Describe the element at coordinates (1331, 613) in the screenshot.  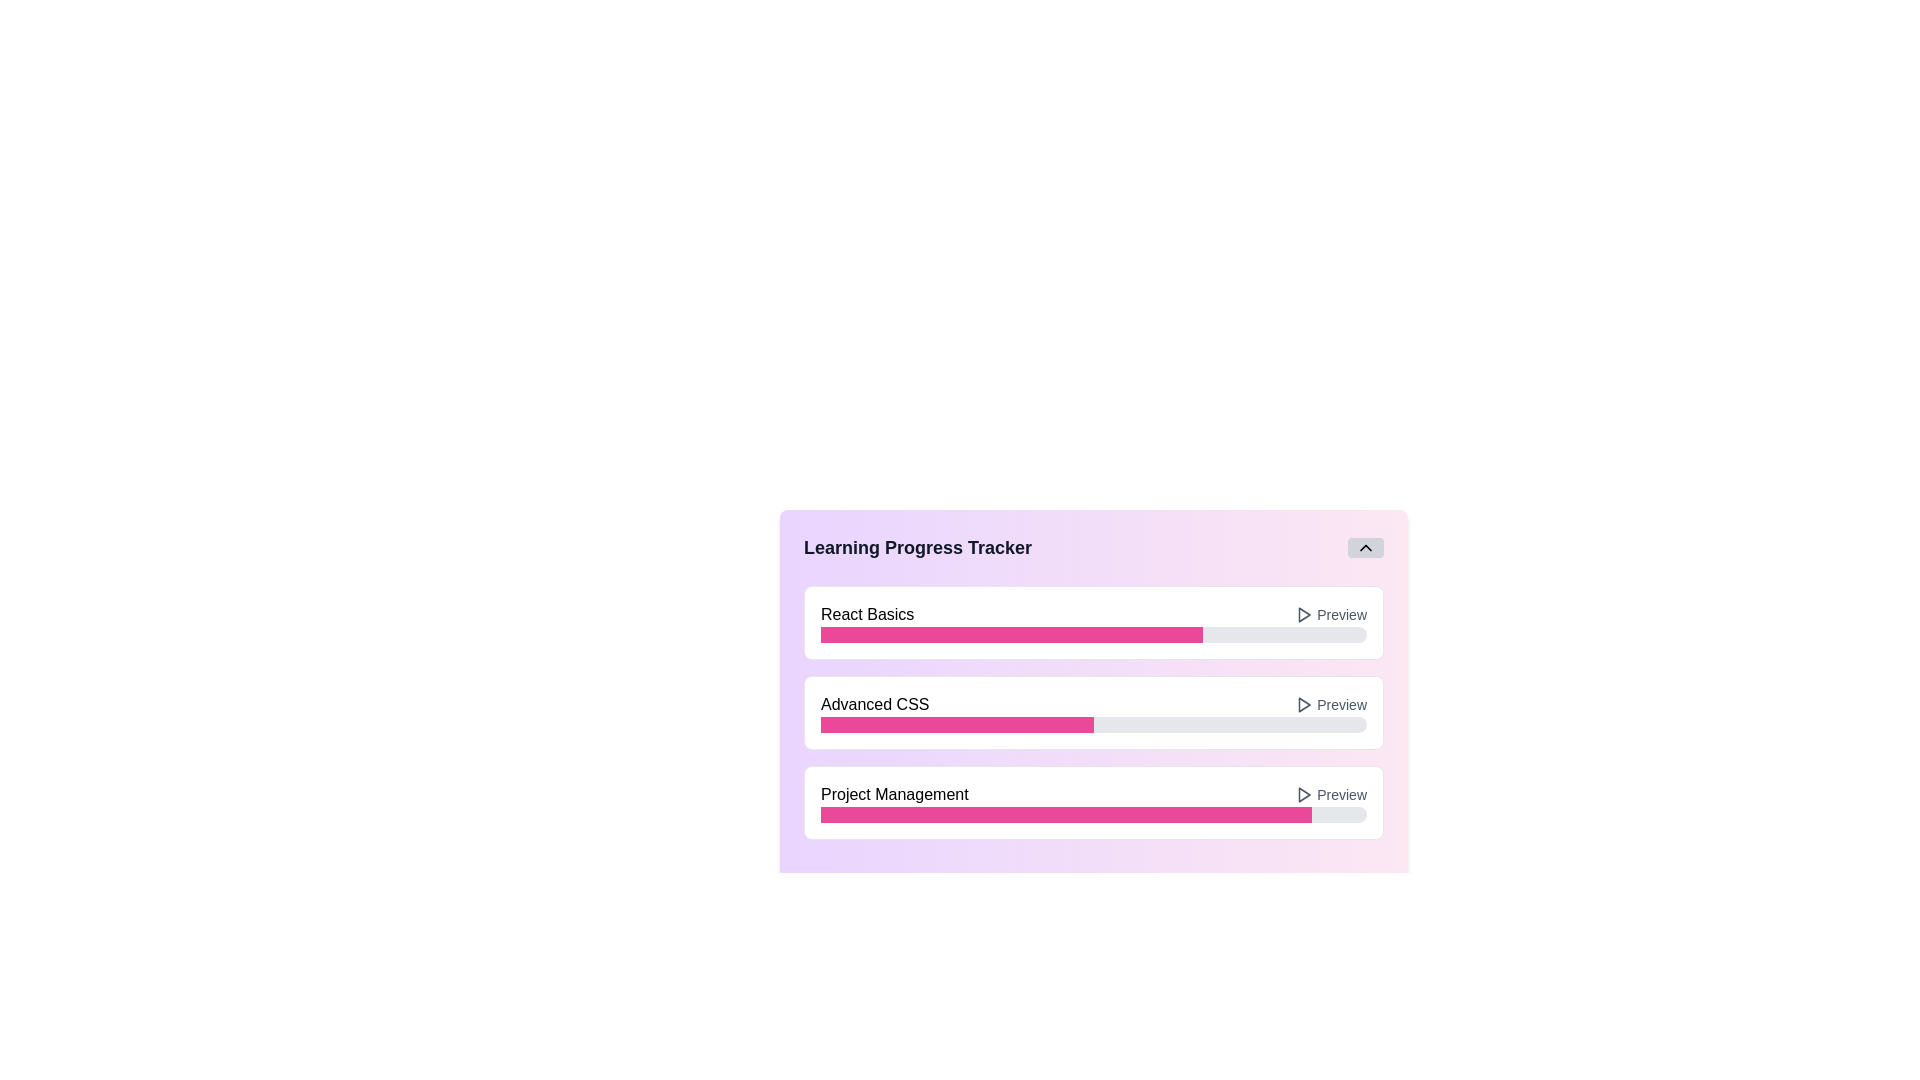
I see `the 'Preview' button with a play icon, which is the rightmost element in the 'React Basics' row` at that location.